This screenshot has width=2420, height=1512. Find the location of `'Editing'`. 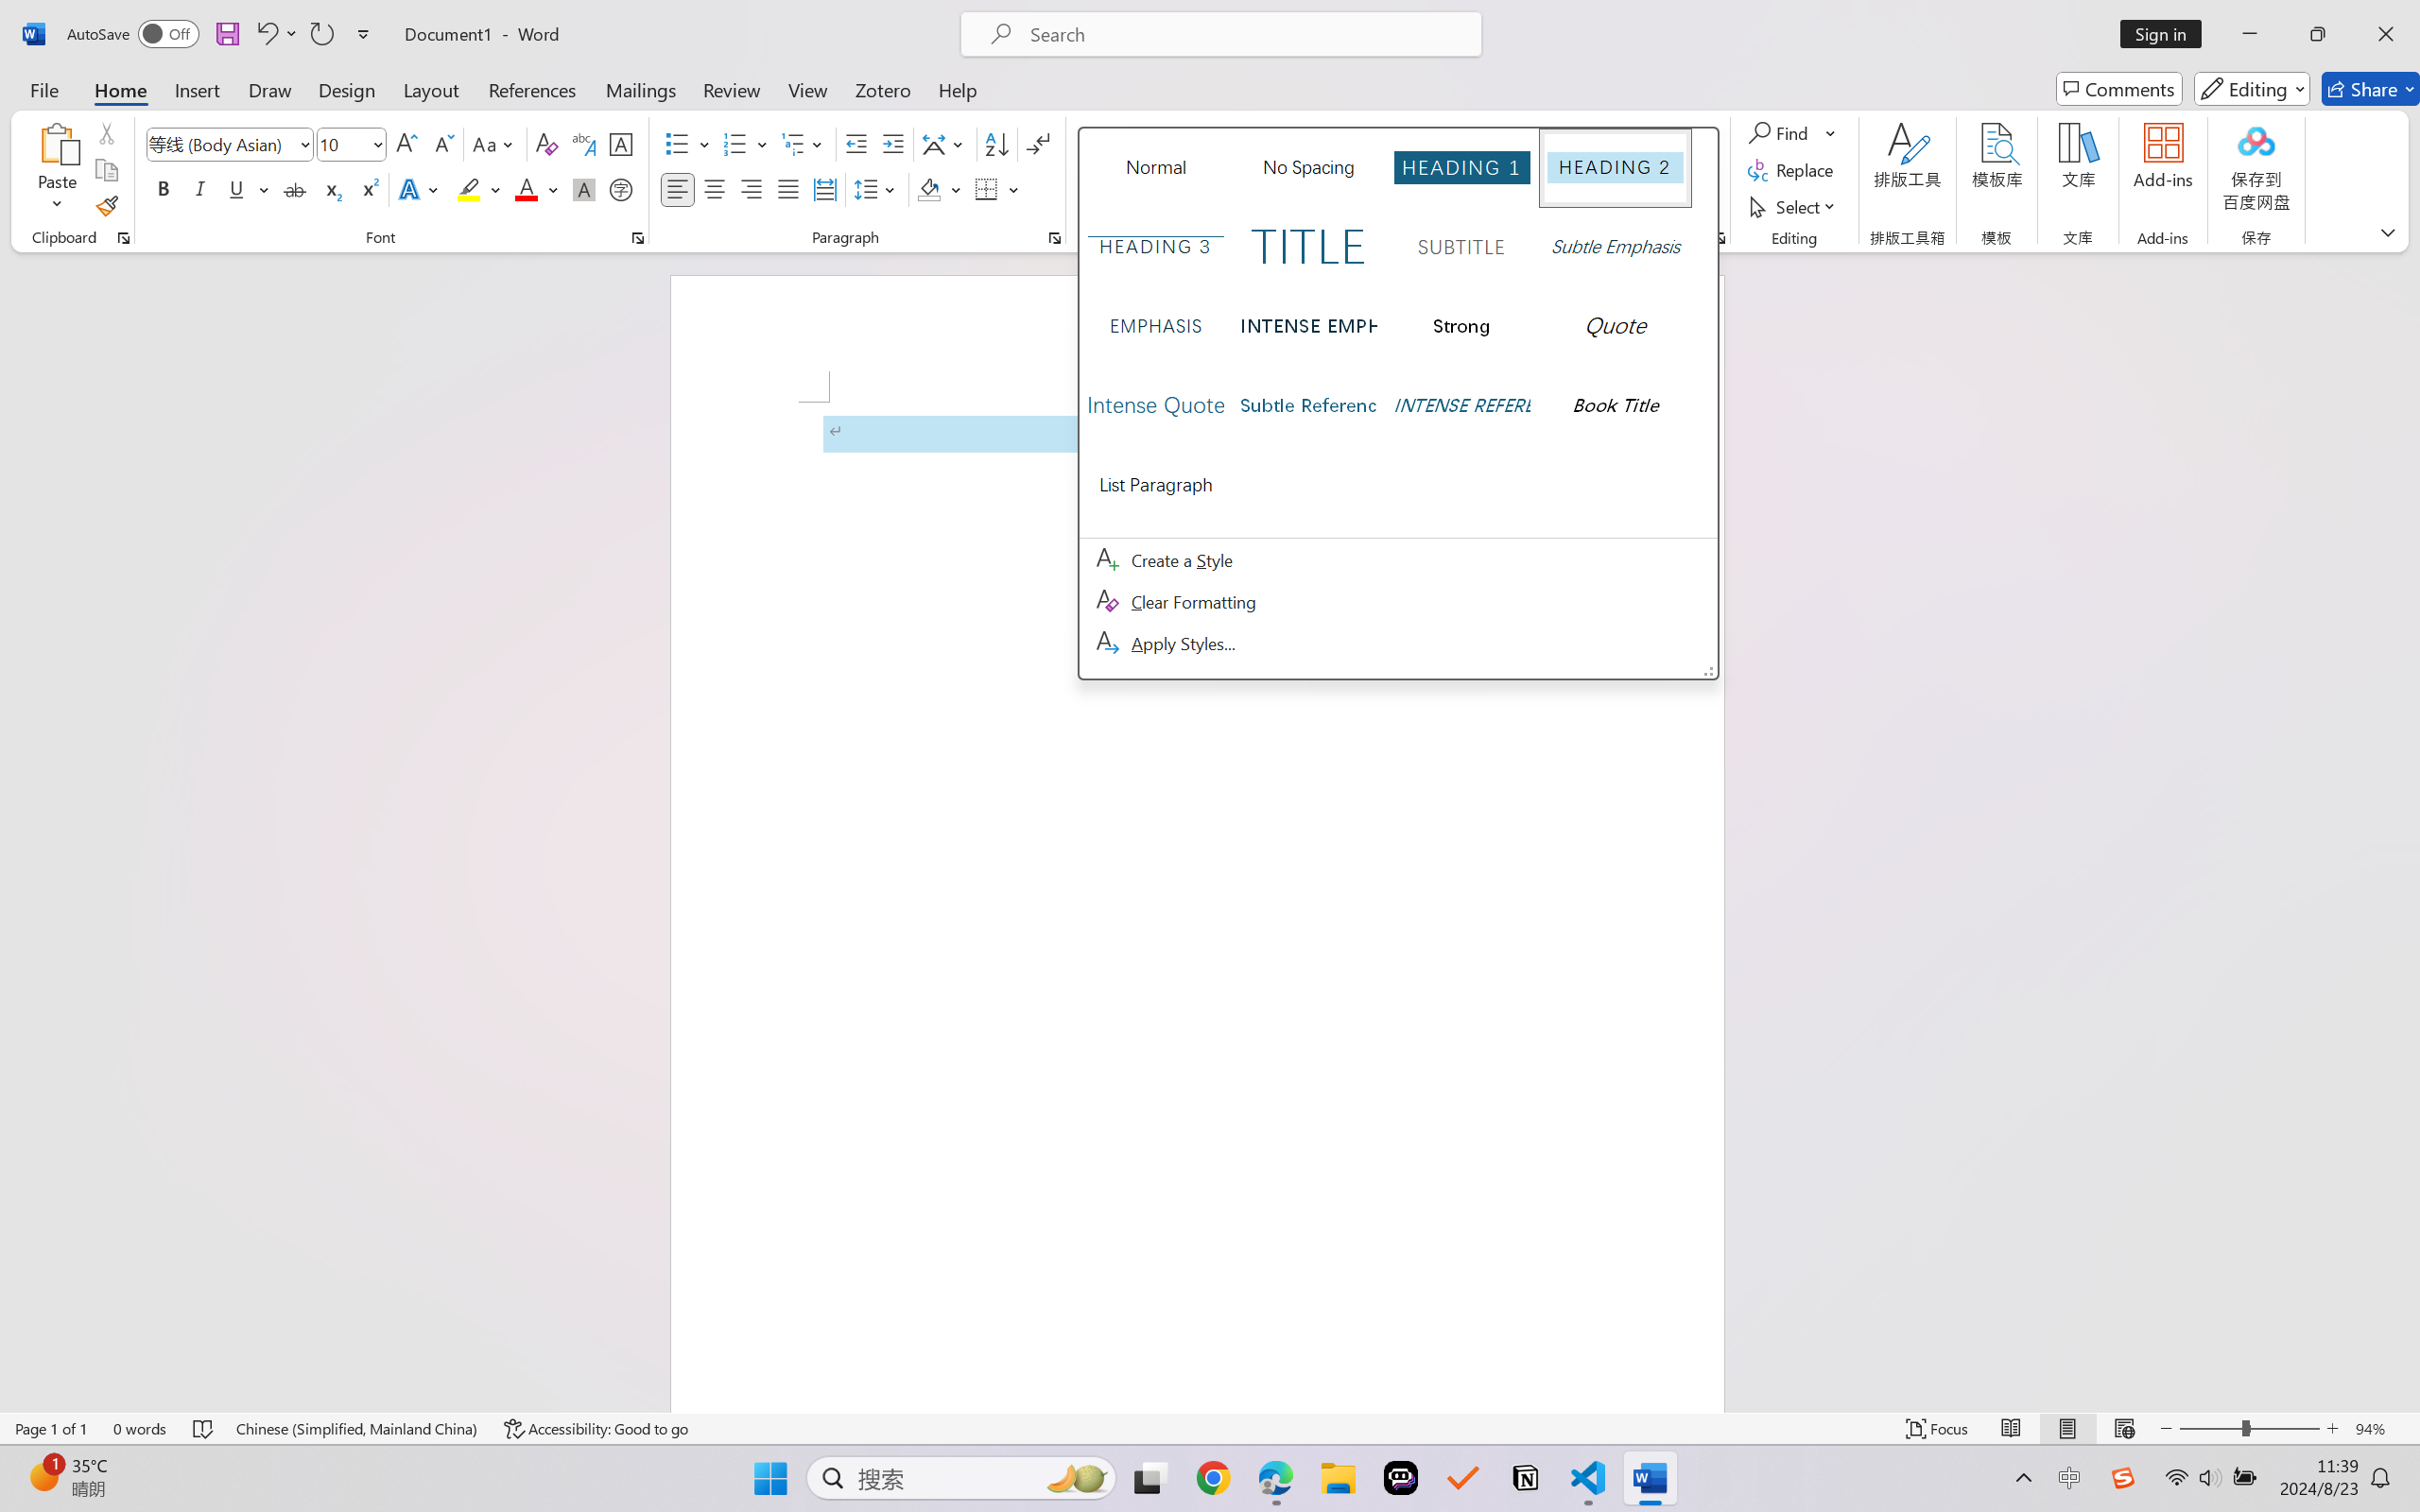

'Editing' is located at coordinates (2253, 88).